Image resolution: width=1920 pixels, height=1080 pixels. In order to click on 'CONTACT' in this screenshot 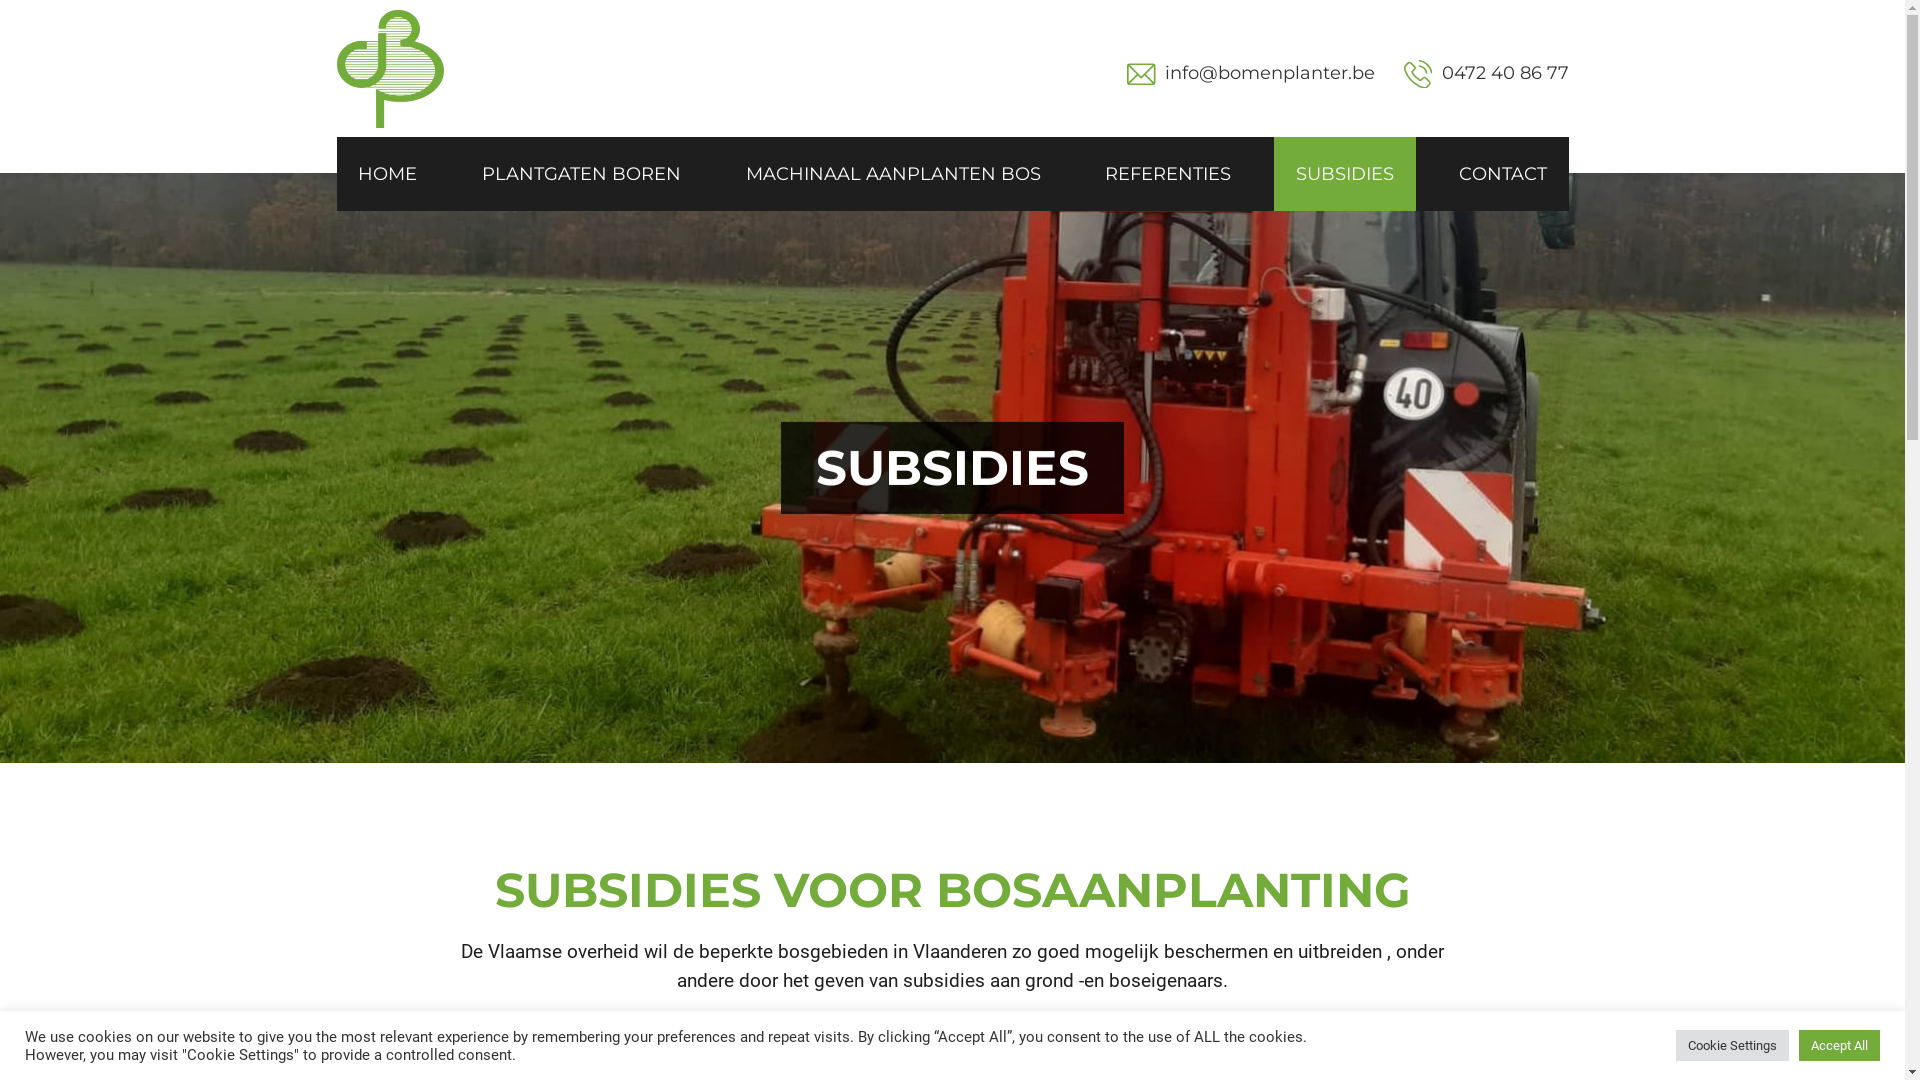, I will do `click(1502, 172)`.